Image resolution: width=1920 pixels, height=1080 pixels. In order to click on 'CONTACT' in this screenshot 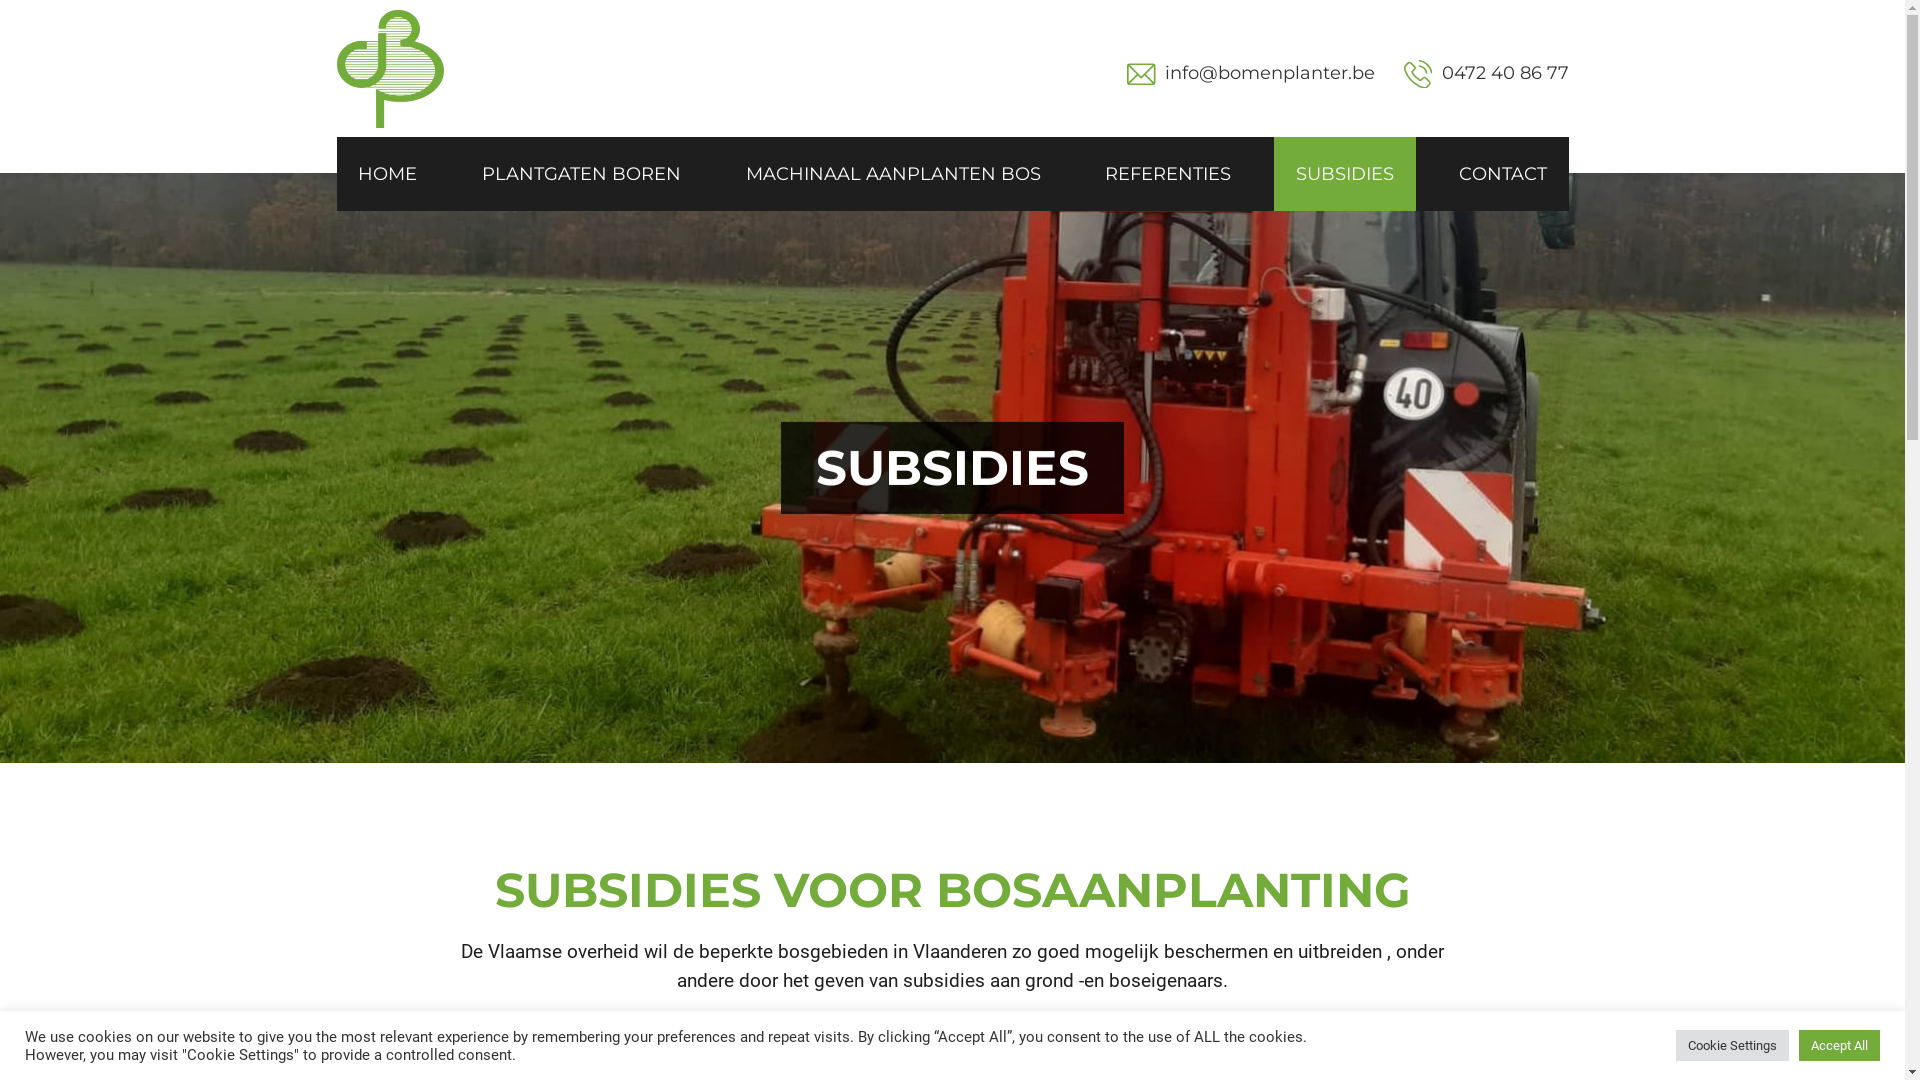, I will do `click(1502, 172)`.